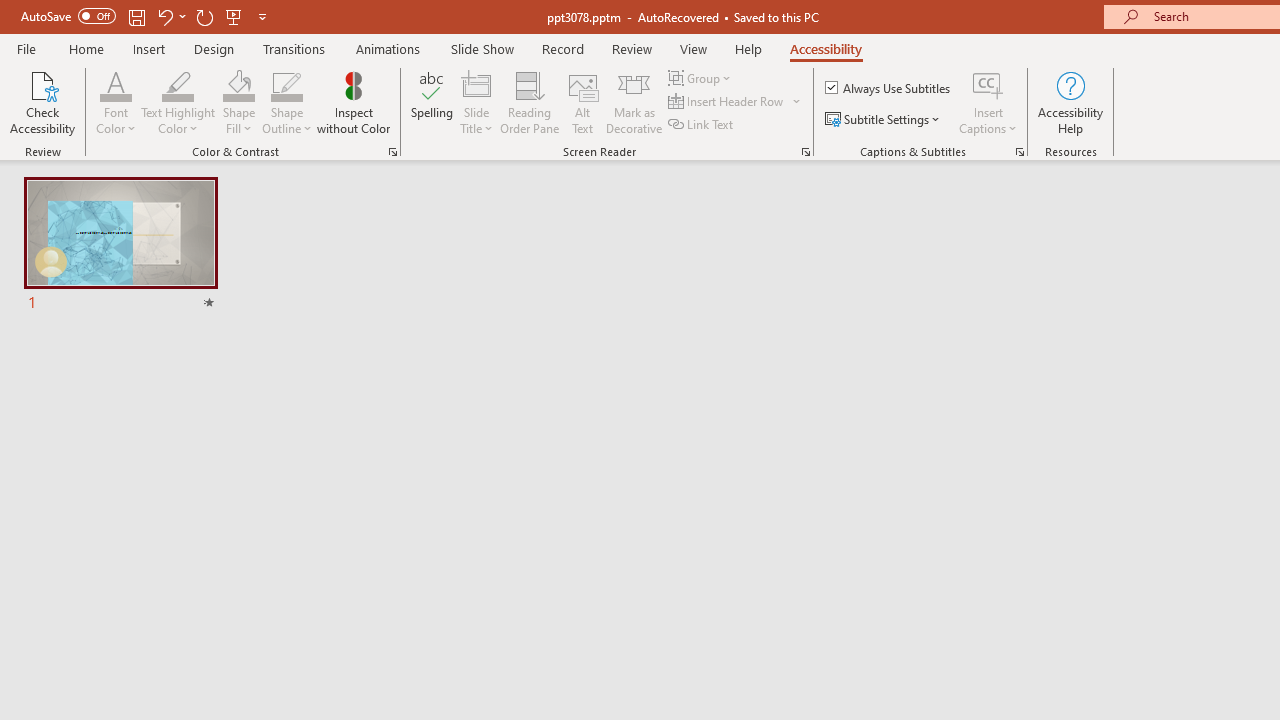 The width and height of the screenshot is (1280, 720). What do you see at coordinates (633, 103) in the screenshot?
I see `'Mark as Decorative'` at bounding box center [633, 103].